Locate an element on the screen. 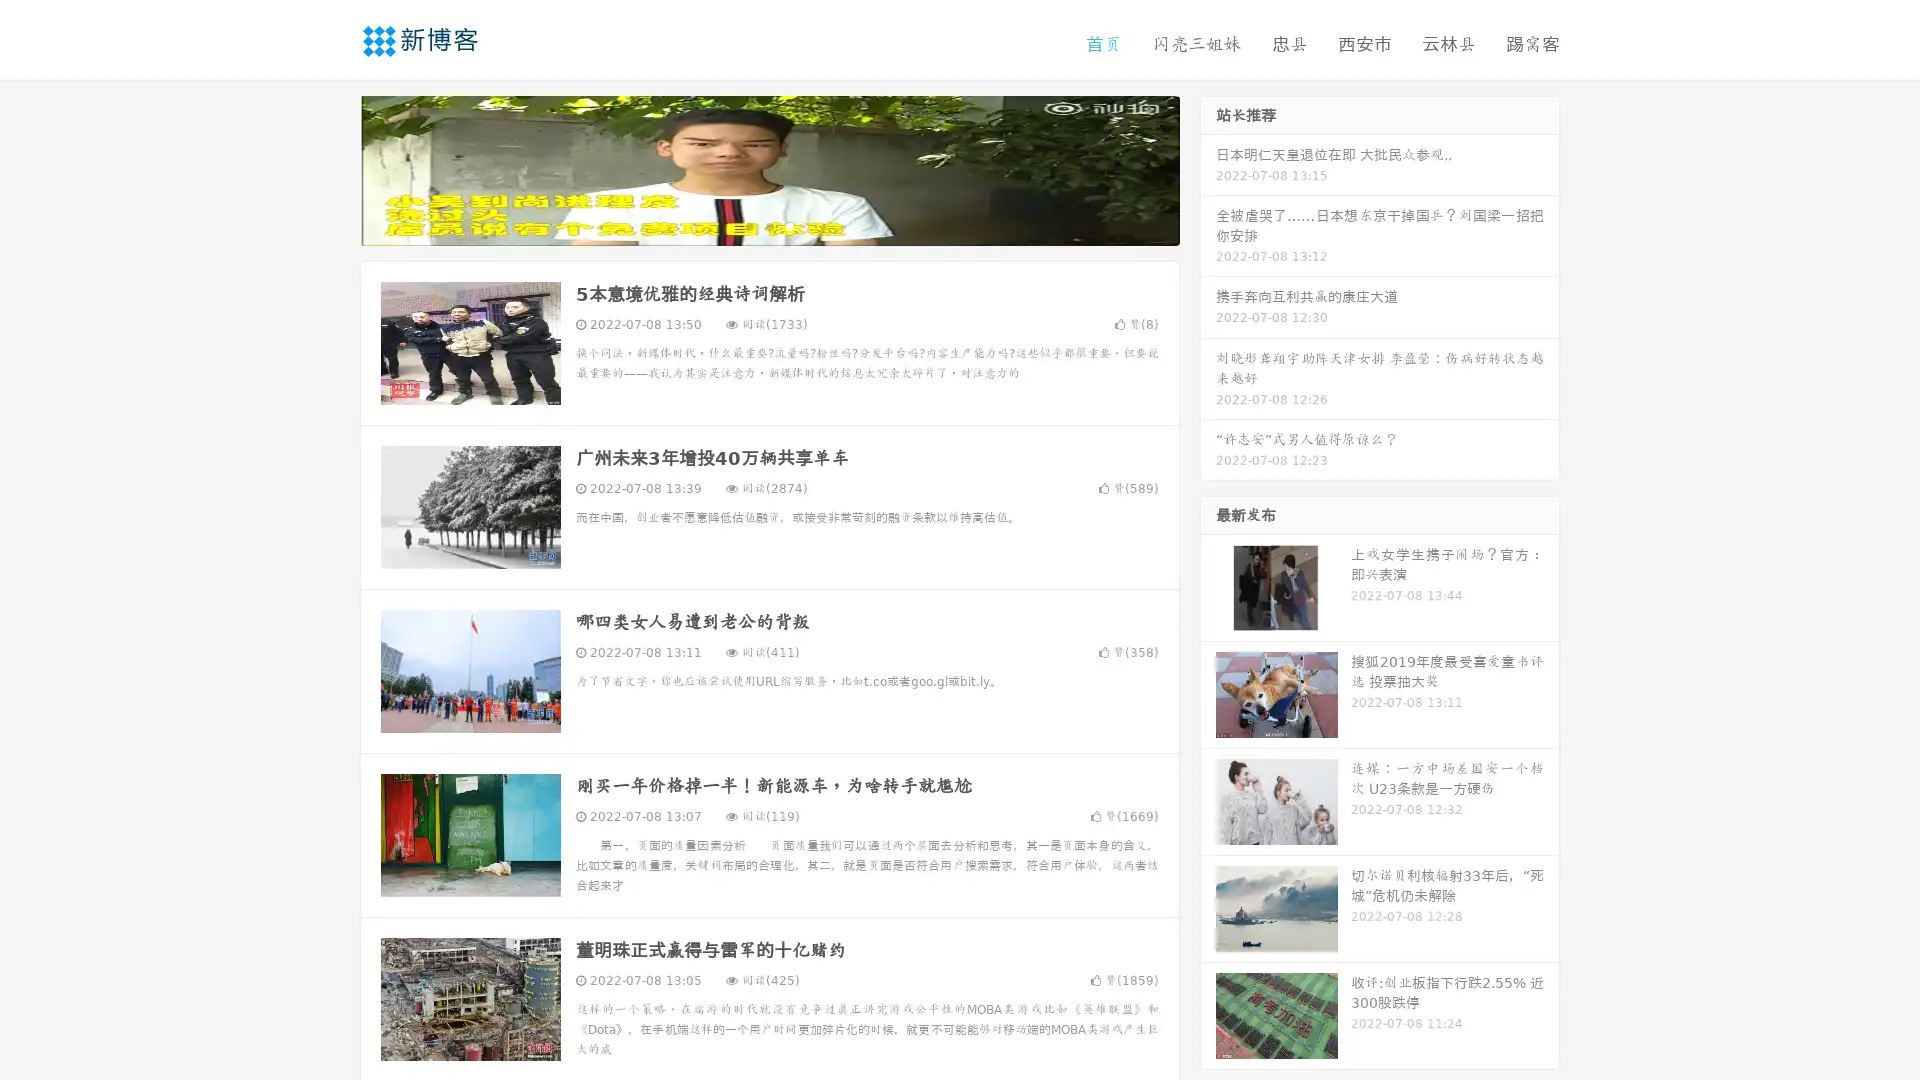 The width and height of the screenshot is (1920, 1080). Go to slide 2 is located at coordinates (768, 225).